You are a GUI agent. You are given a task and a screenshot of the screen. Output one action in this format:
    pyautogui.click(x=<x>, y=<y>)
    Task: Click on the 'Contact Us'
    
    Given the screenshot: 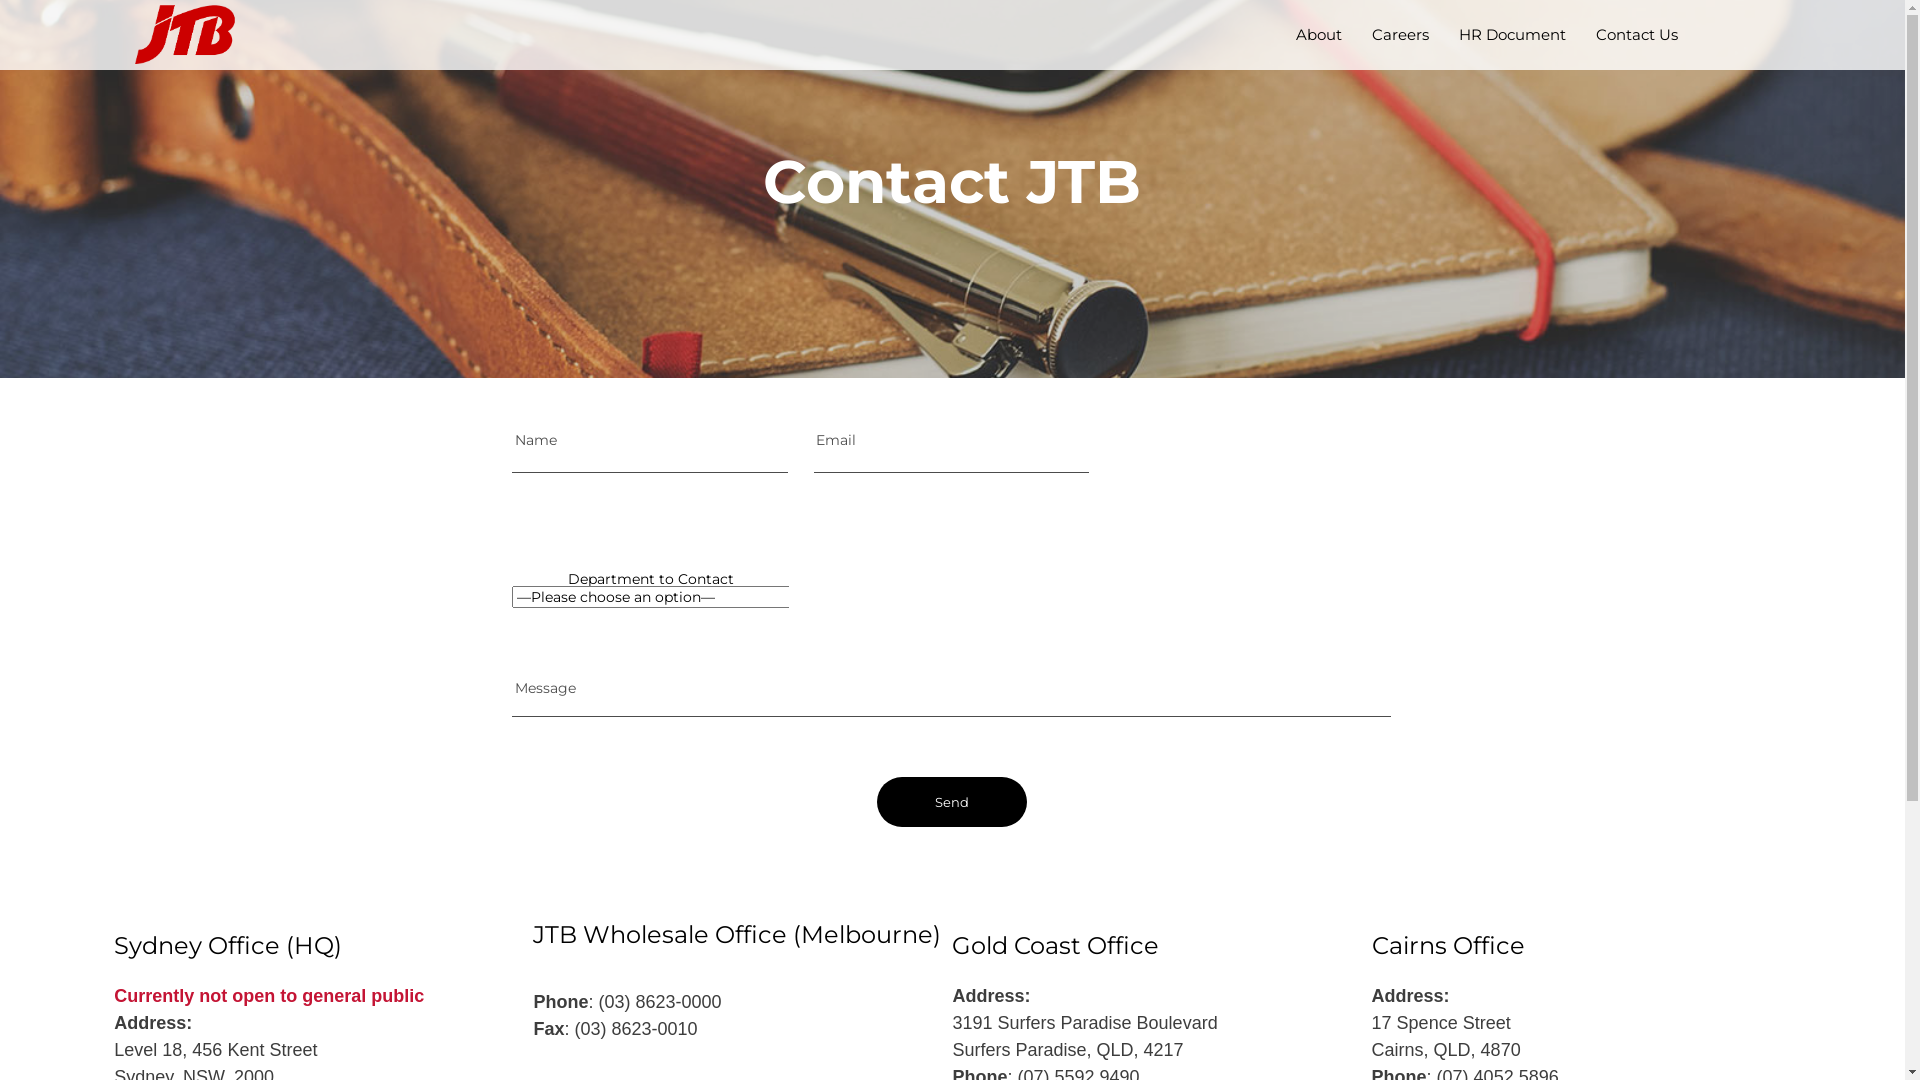 What is the action you would take?
    pyautogui.click(x=1636, y=35)
    